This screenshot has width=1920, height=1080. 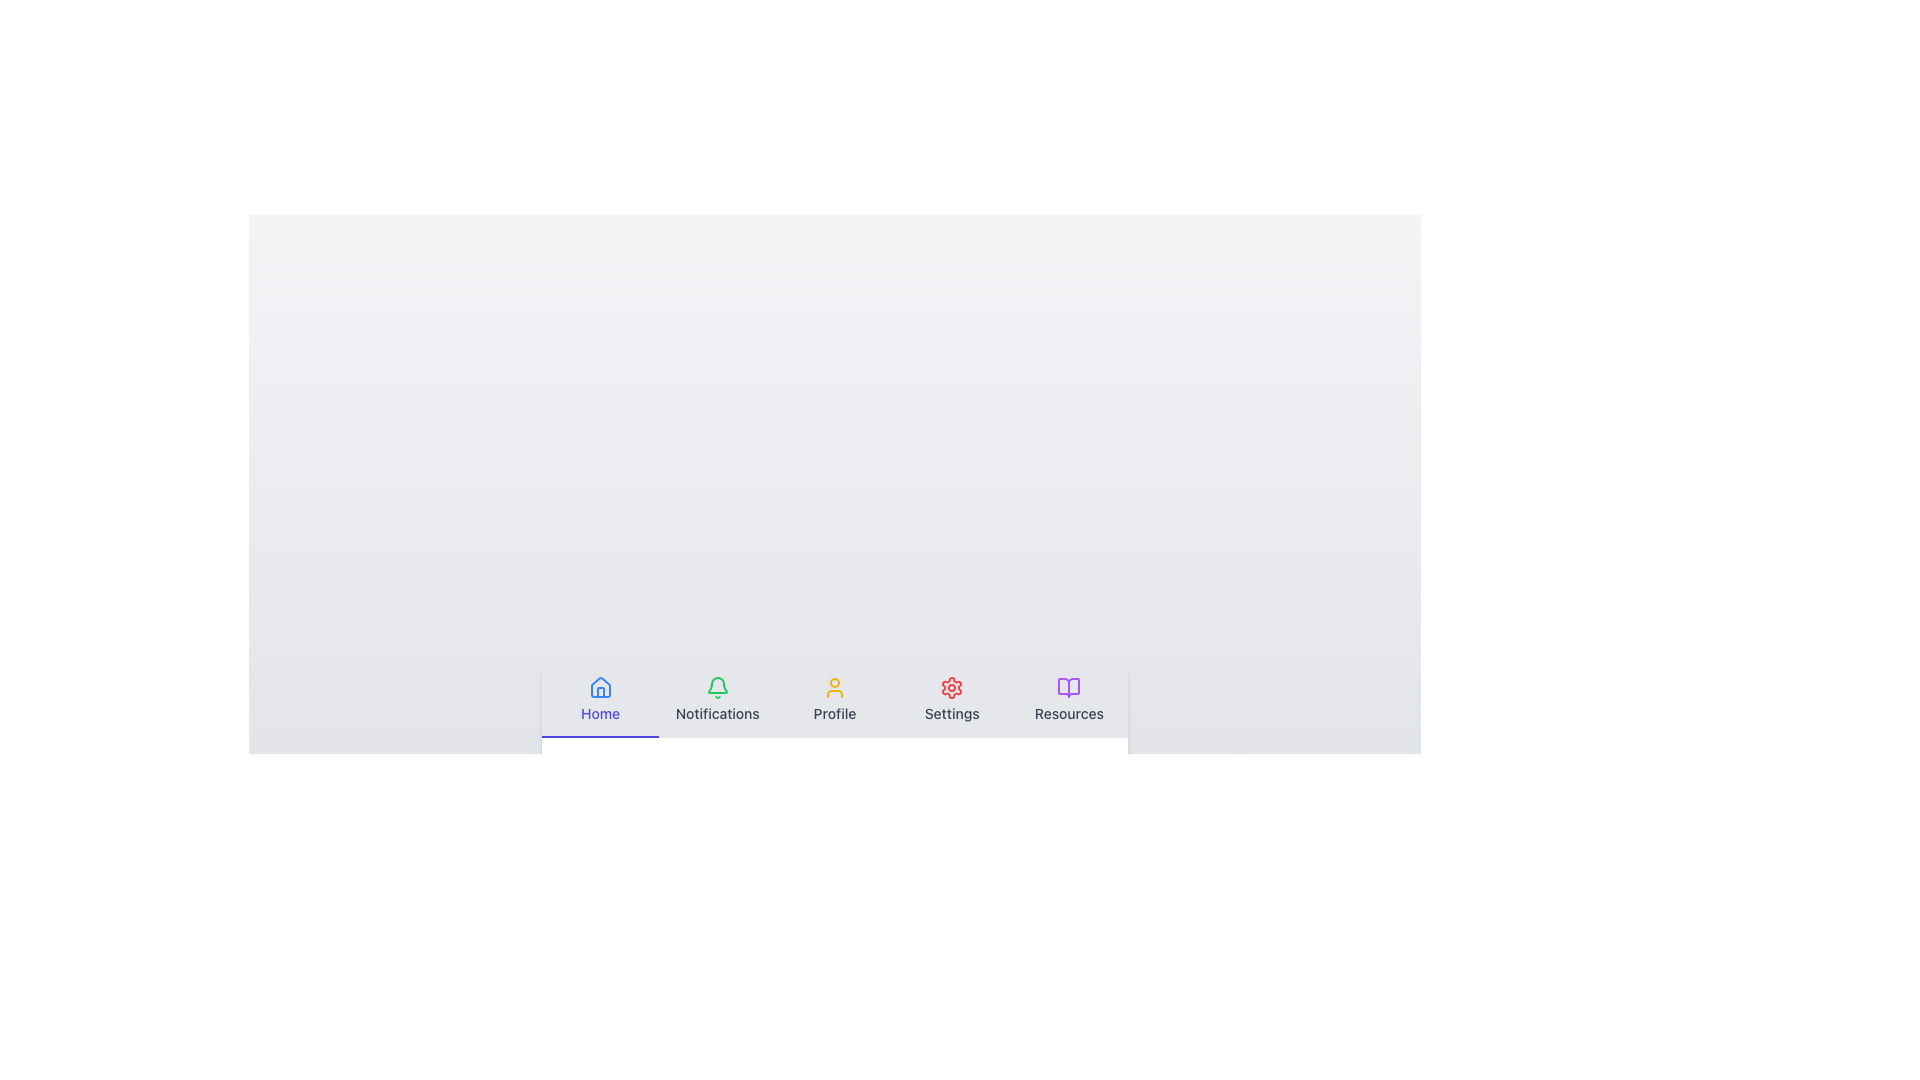 What do you see at coordinates (1068, 698) in the screenshot?
I see `the 'Resources' menu item located at the far-right end of the horizontal navigation bar for additional visual feedback` at bounding box center [1068, 698].